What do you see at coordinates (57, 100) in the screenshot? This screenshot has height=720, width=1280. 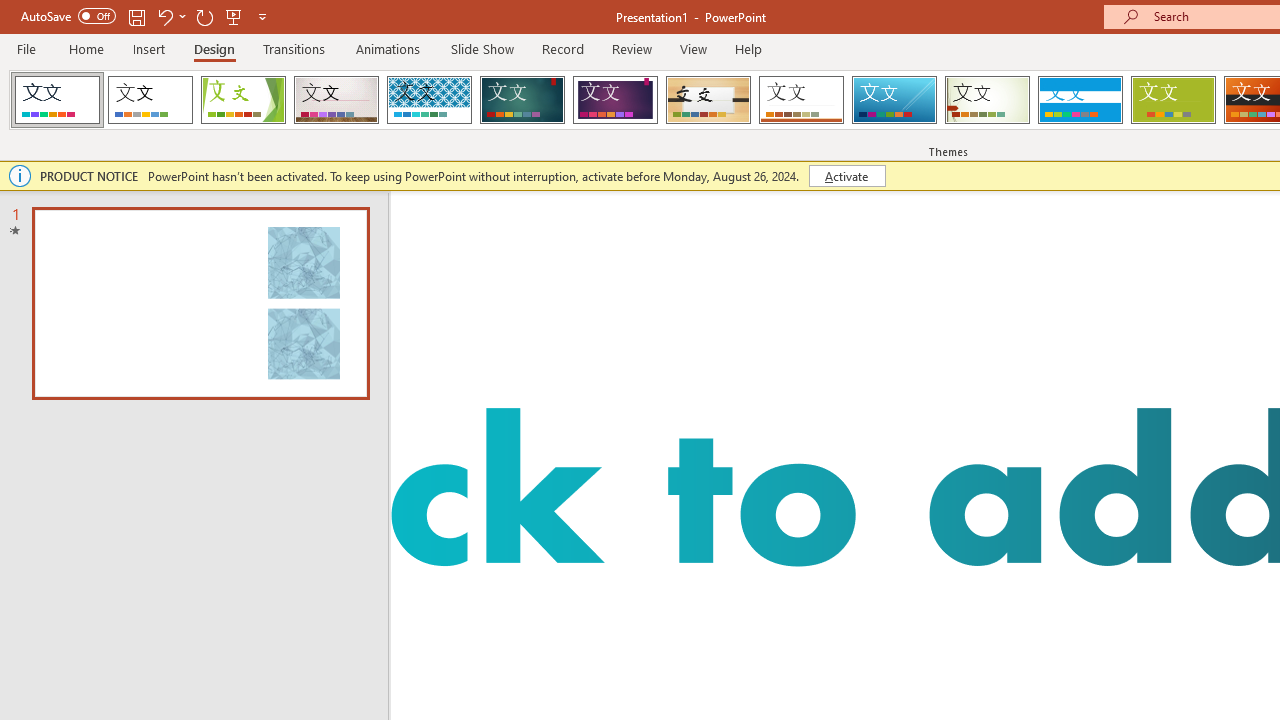 I see `'FadeVTI'` at bounding box center [57, 100].